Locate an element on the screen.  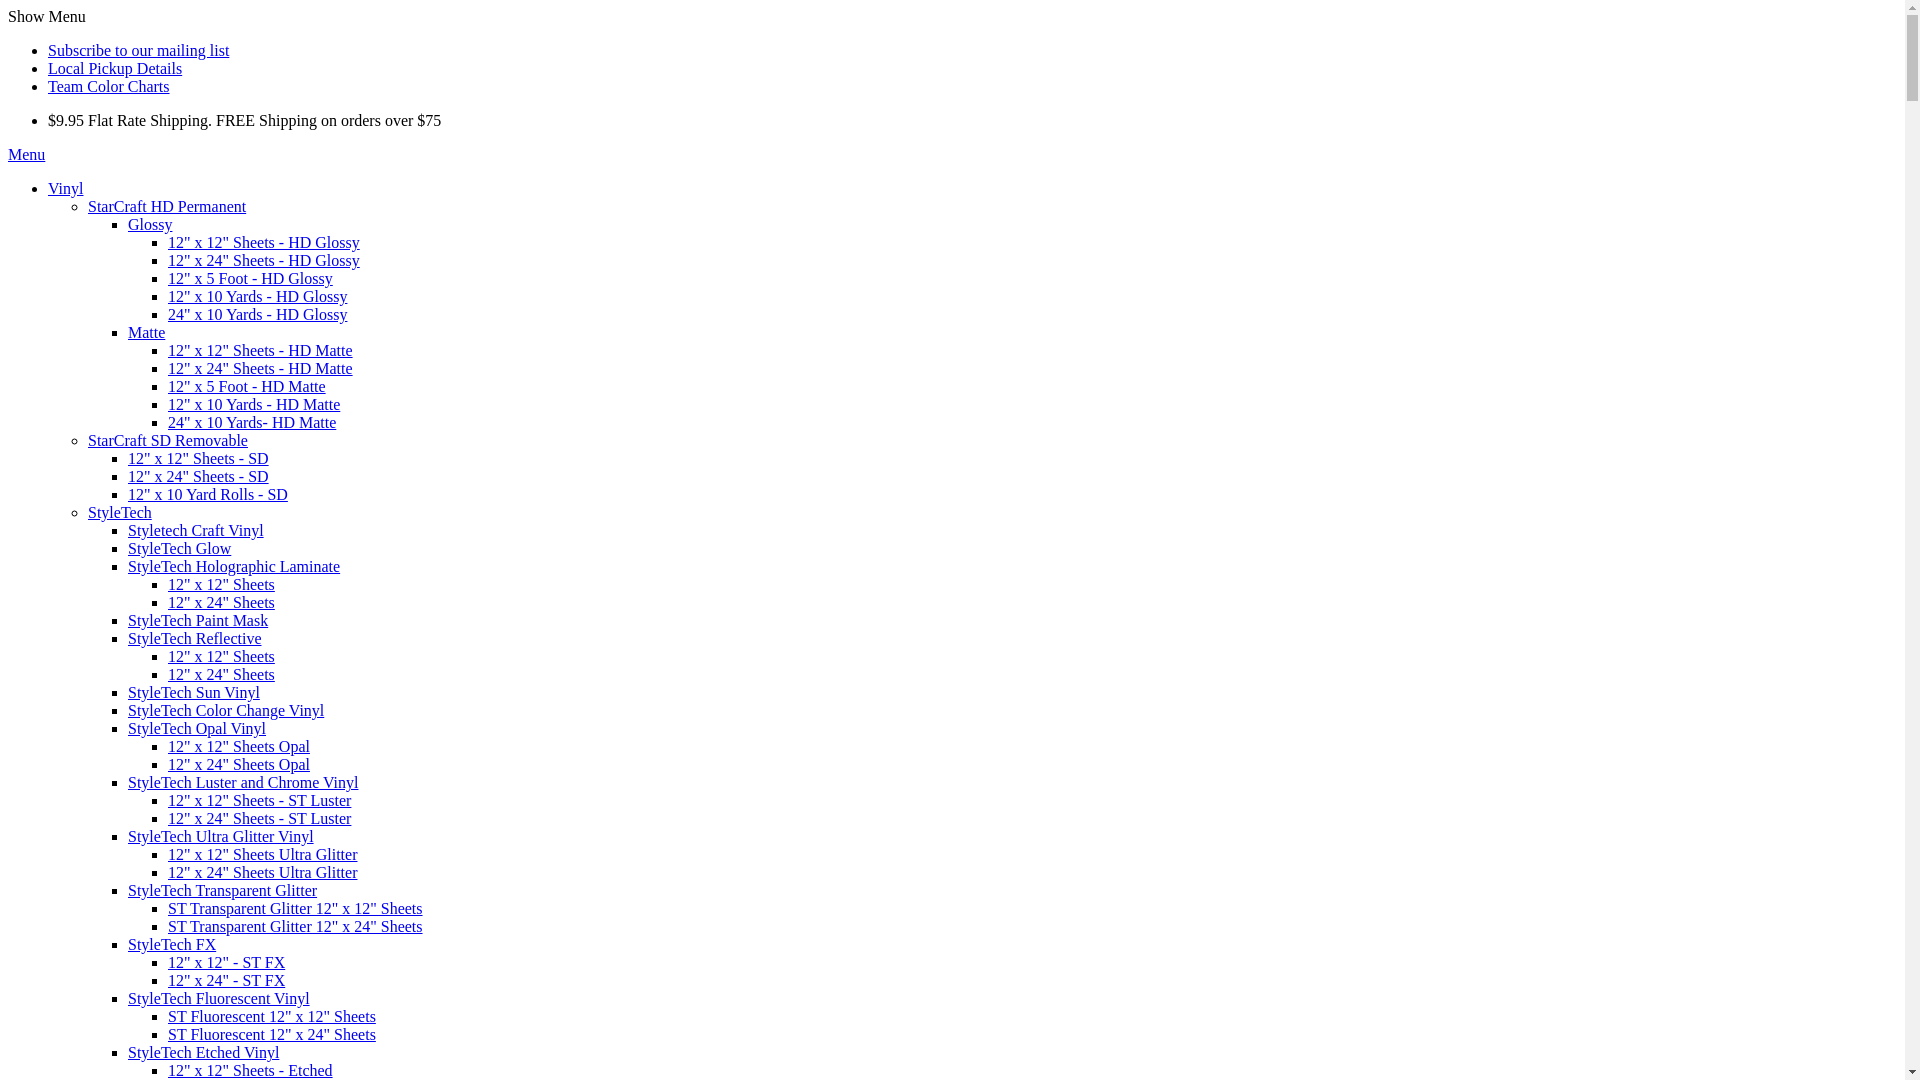
'12" x 12" Sheets' is located at coordinates (221, 584).